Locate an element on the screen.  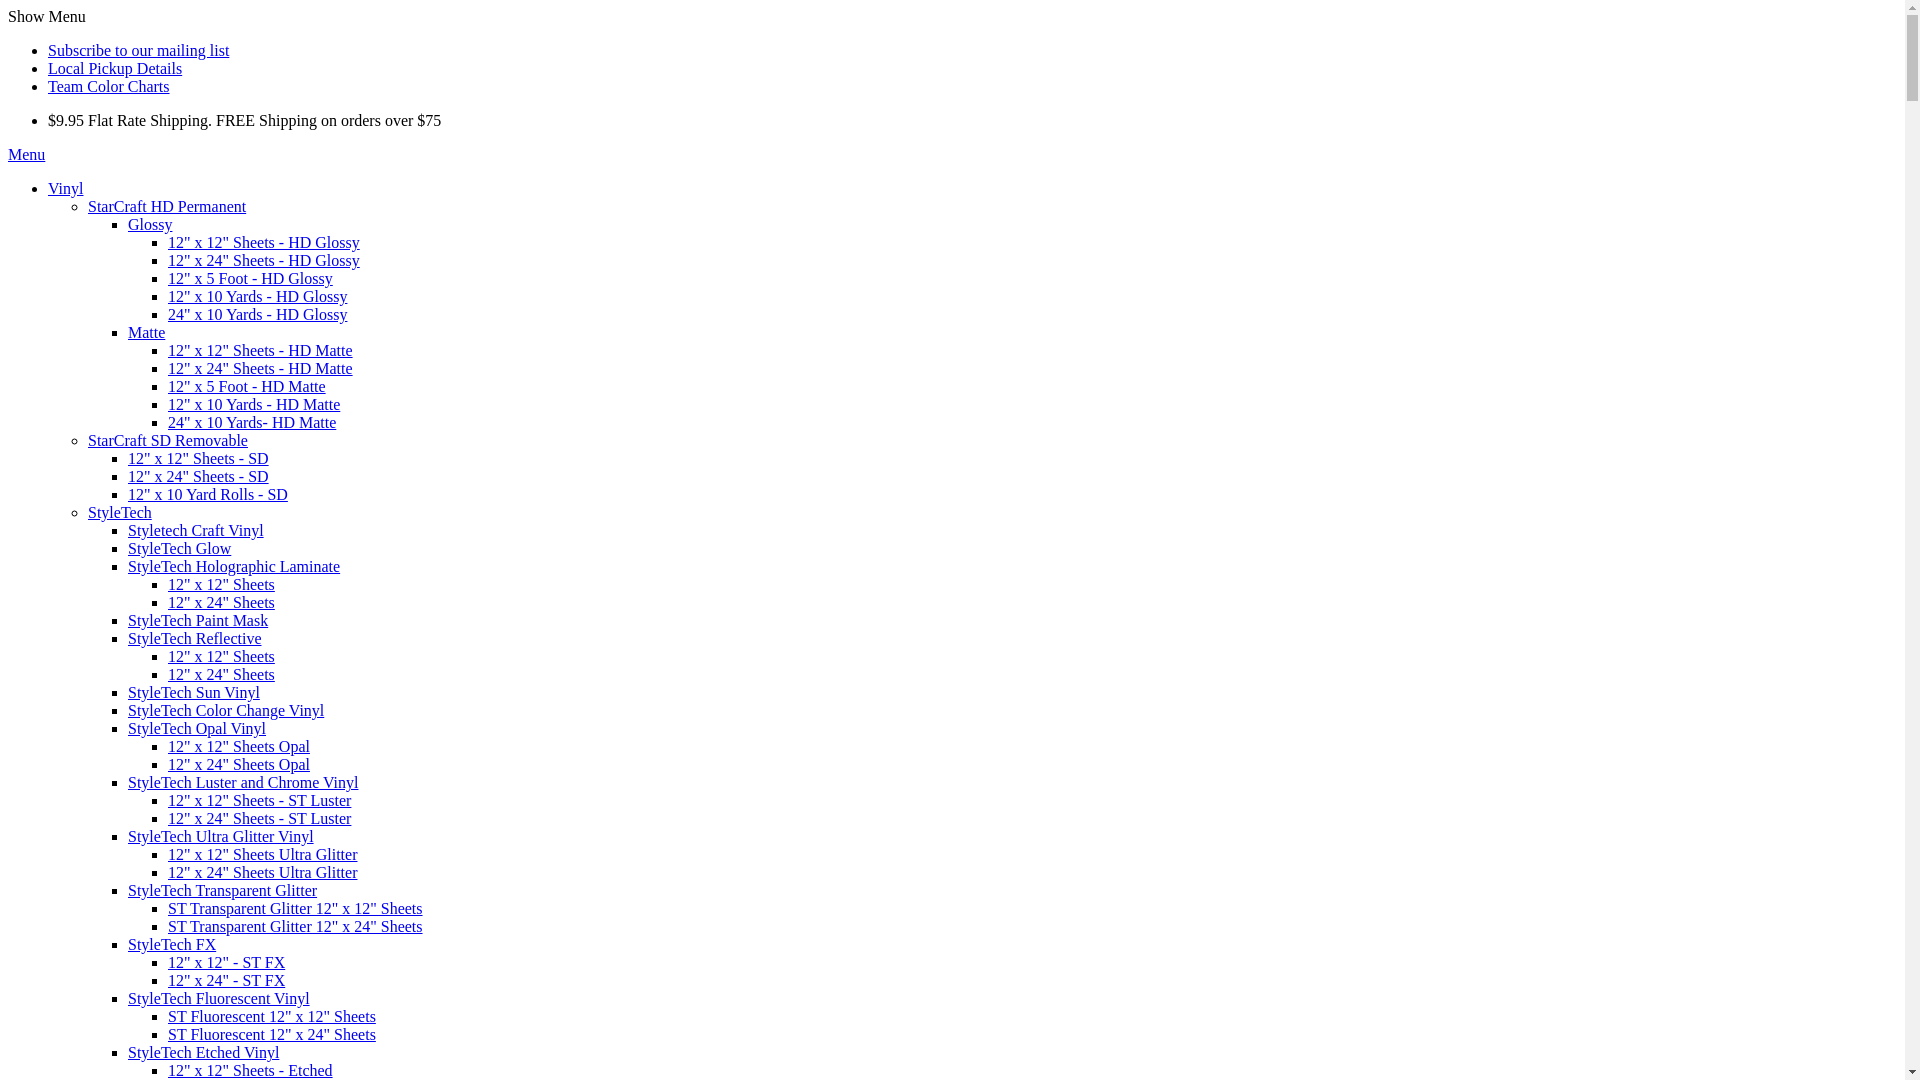
'12" x 12" Sheets' is located at coordinates (221, 584).